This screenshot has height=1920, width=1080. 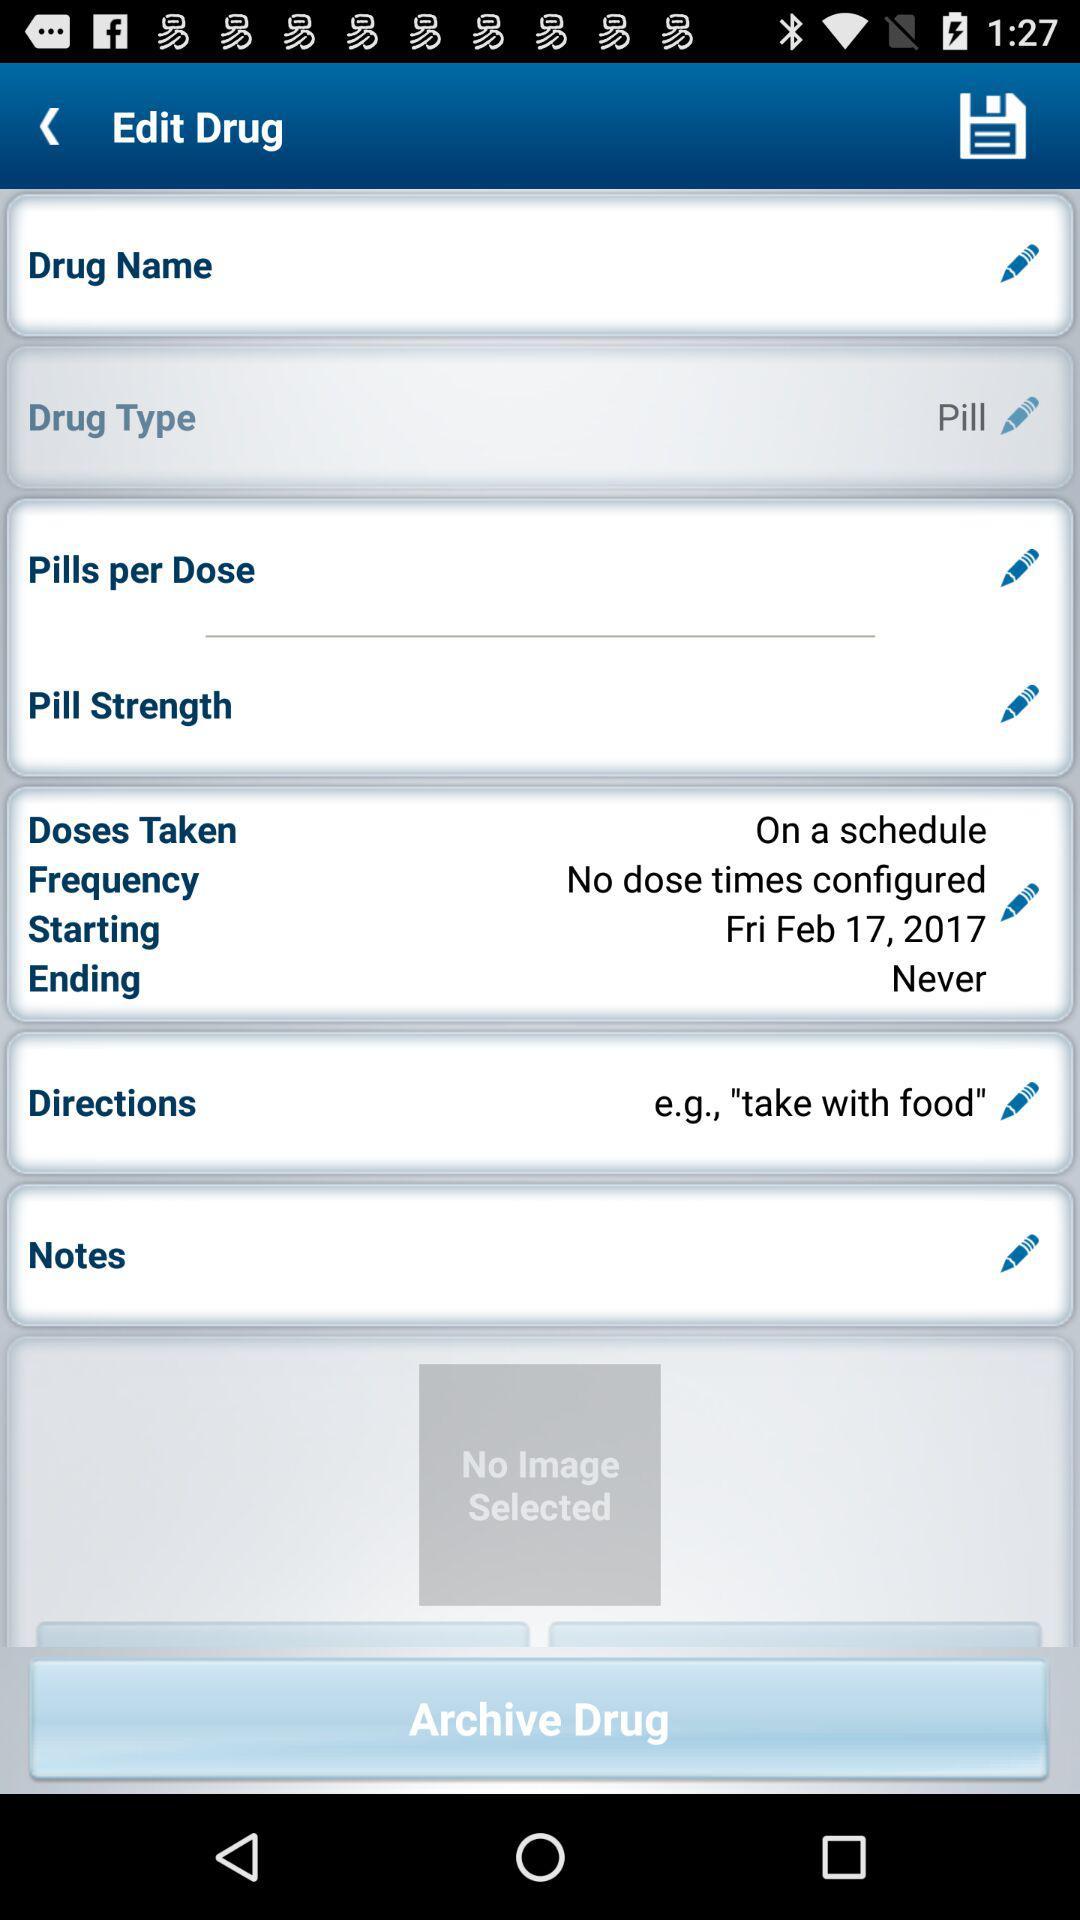 What do you see at coordinates (54, 133) in the screenshot?
I see `the arrow_backward icon` at bounding box center [54, 133].